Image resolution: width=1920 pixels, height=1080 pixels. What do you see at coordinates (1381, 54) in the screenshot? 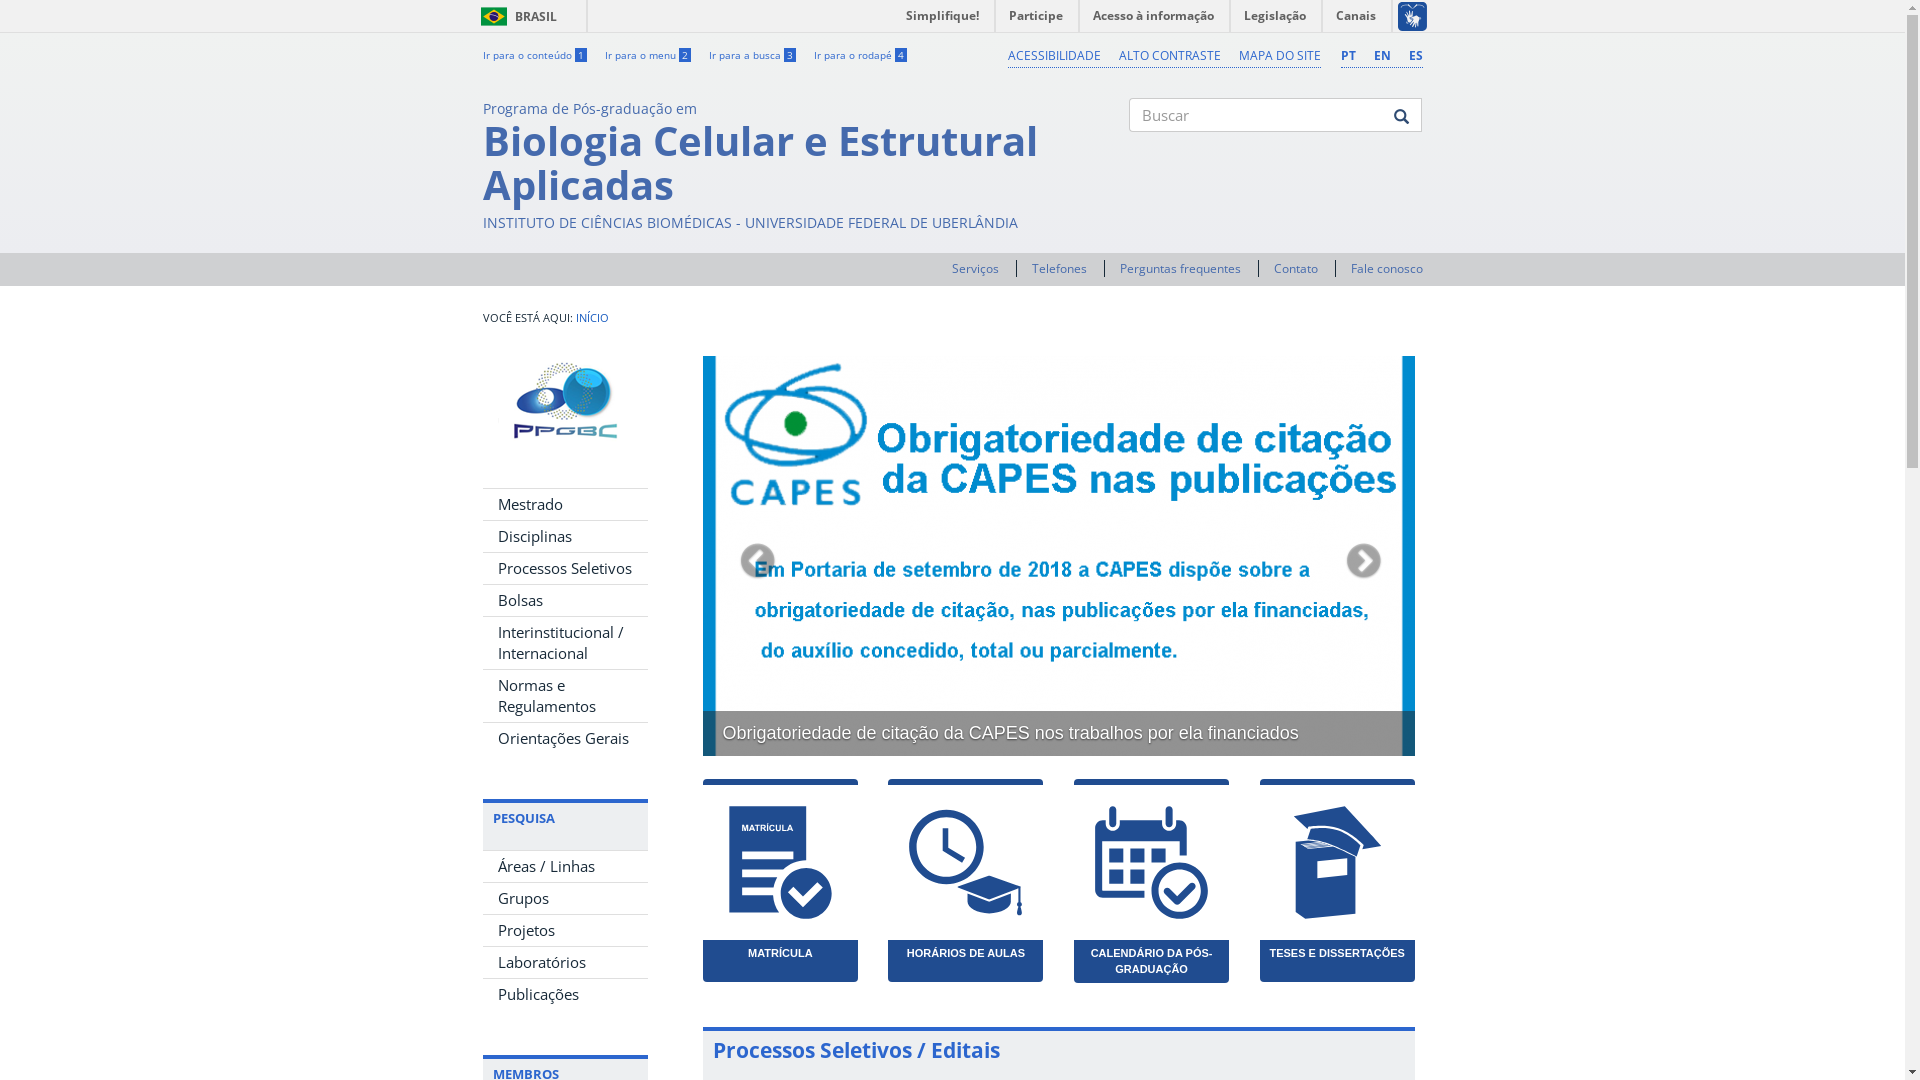
I see `'EN'` at bounding box center [1381, 54].